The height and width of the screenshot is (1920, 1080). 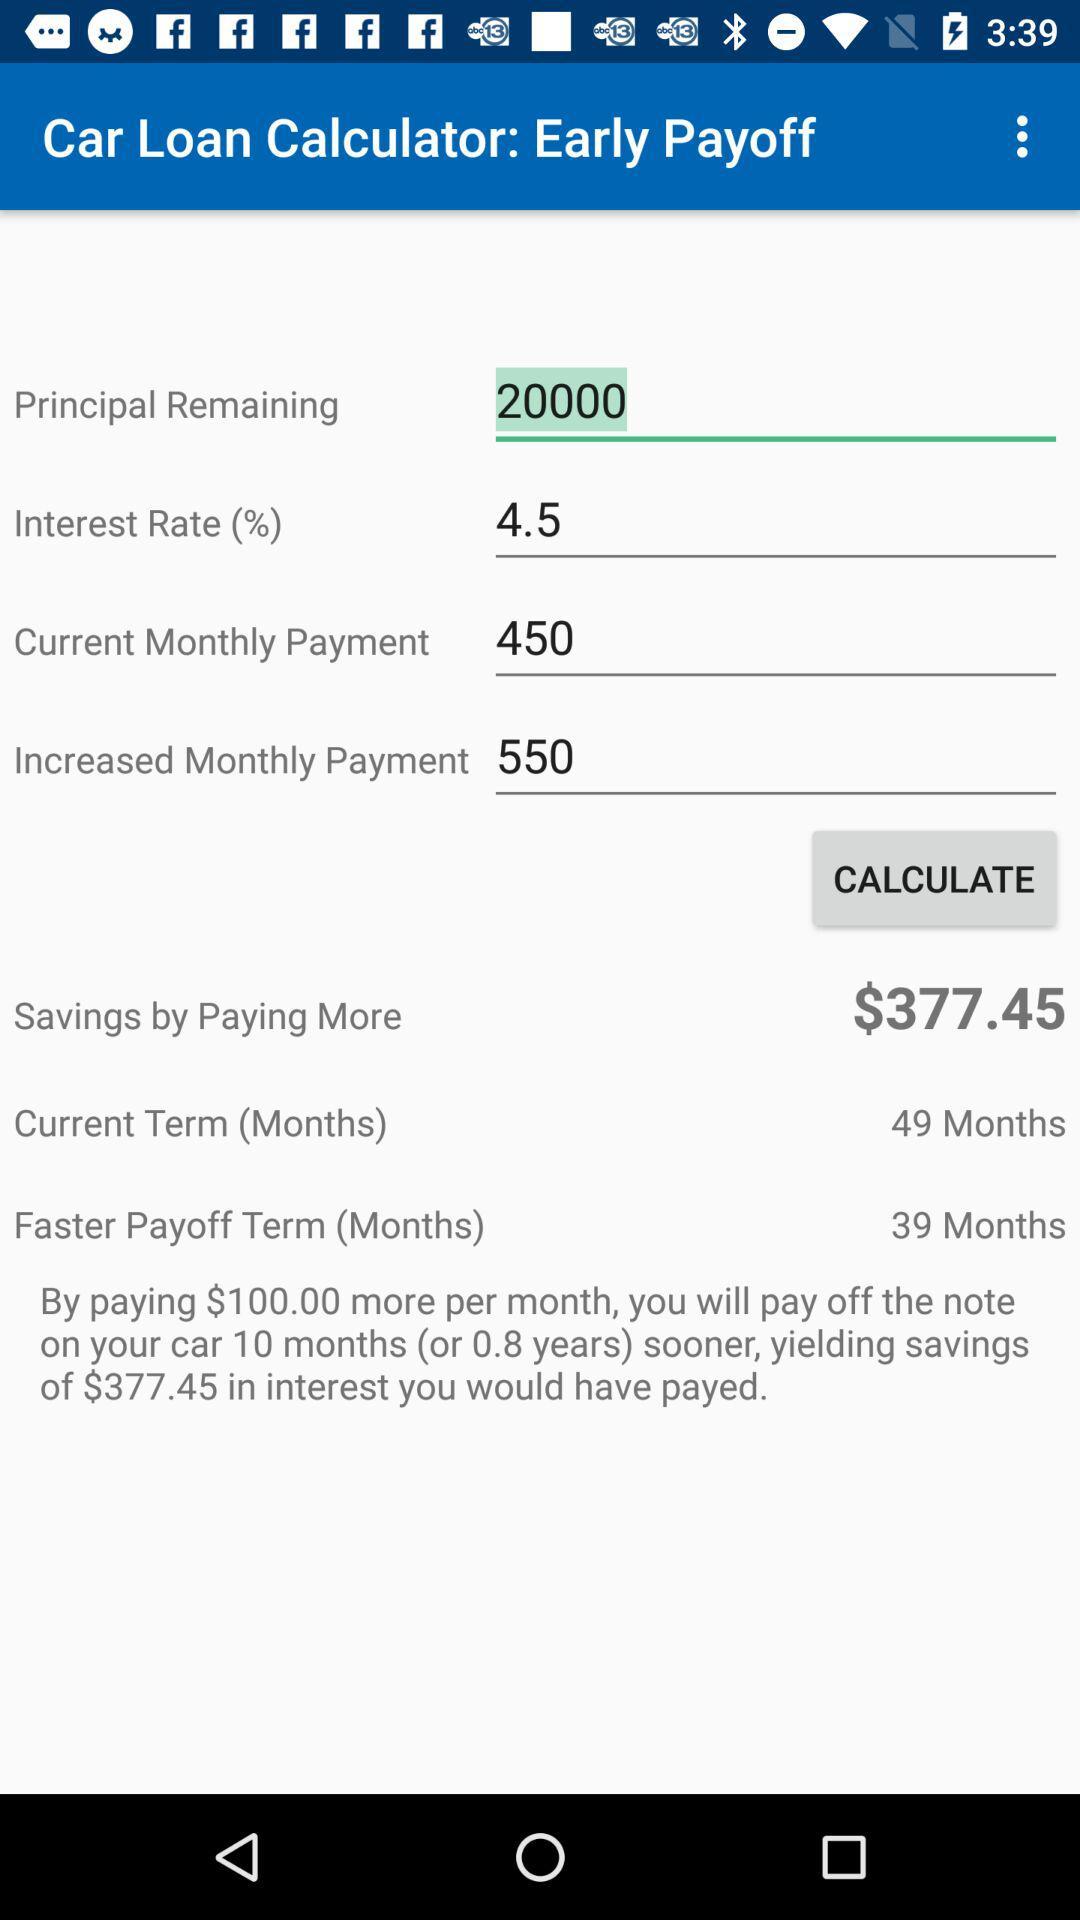 I want to click on item below the 4.5, so click(x=774, y=636).